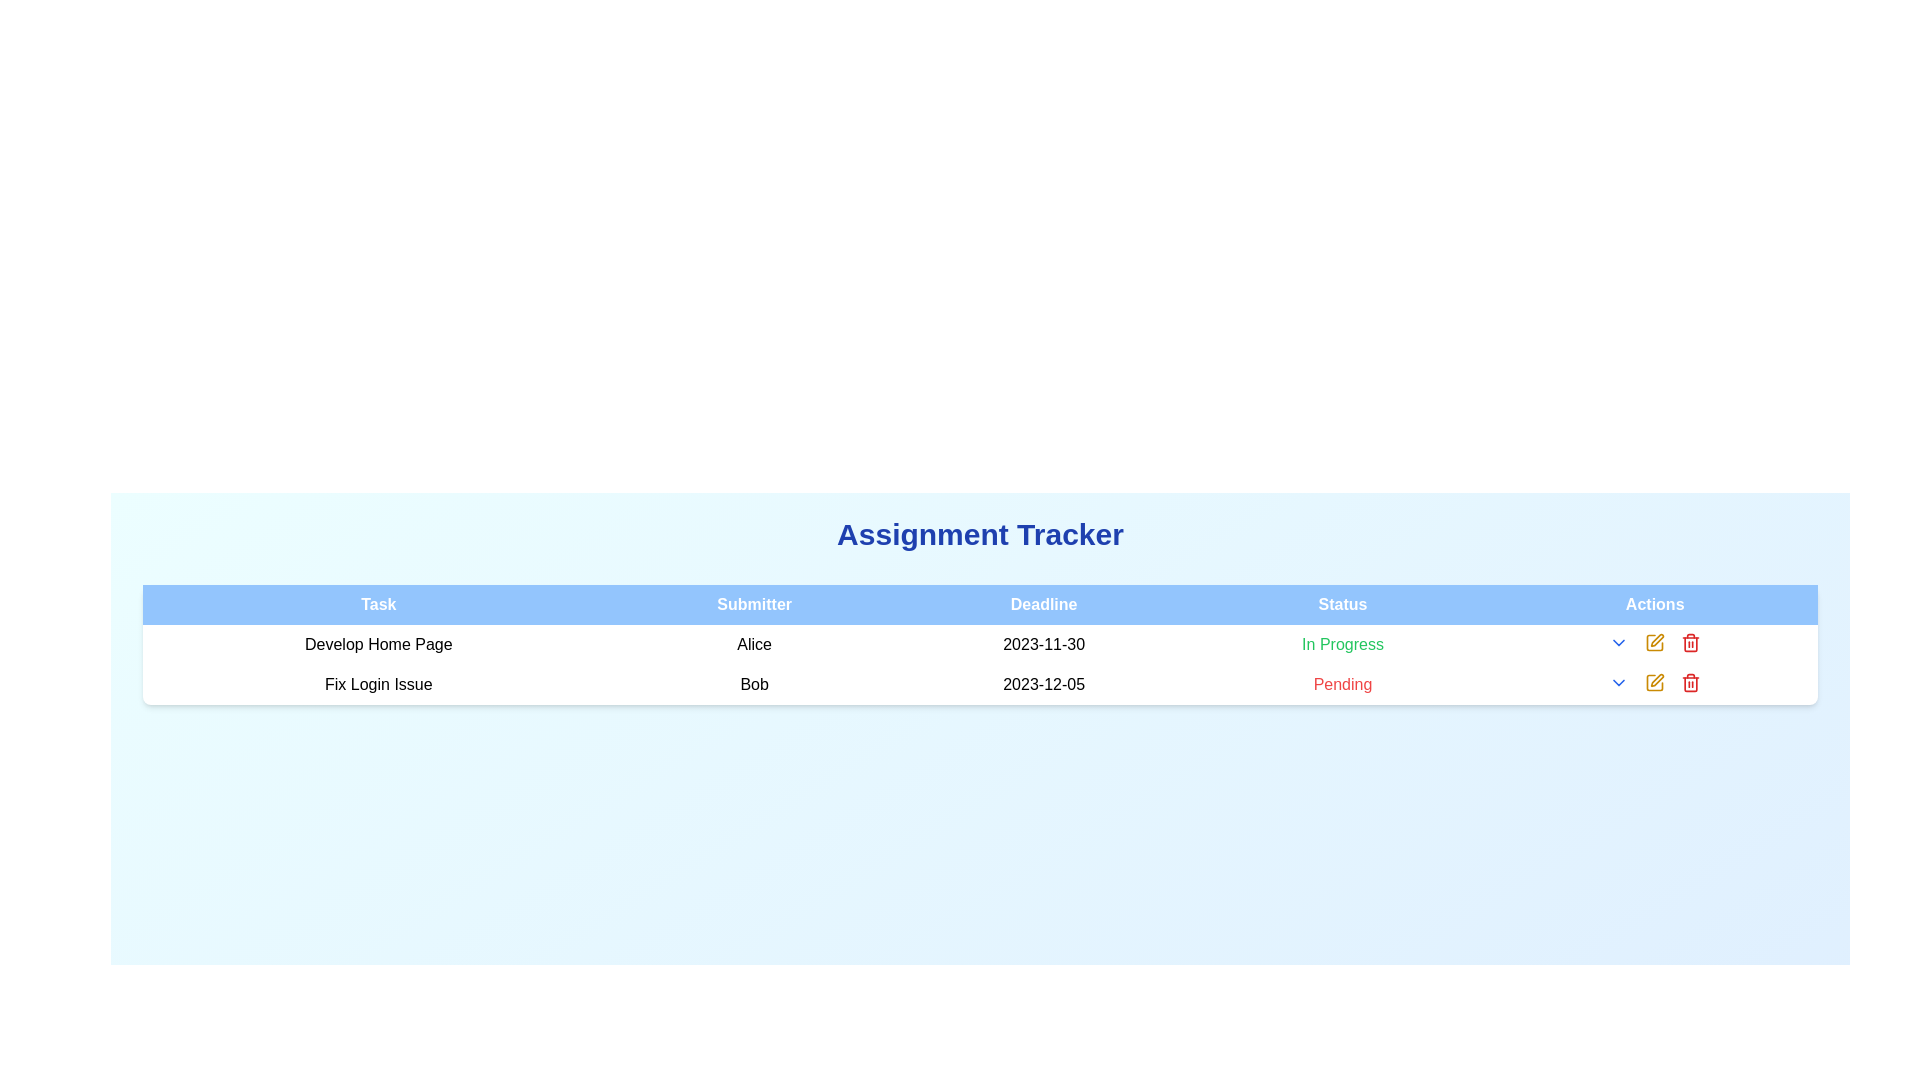  I want to click on text displayed in the 'Status' column for the task 'Develop Home Page', indicating the current status of the task, so click(1343, 644).